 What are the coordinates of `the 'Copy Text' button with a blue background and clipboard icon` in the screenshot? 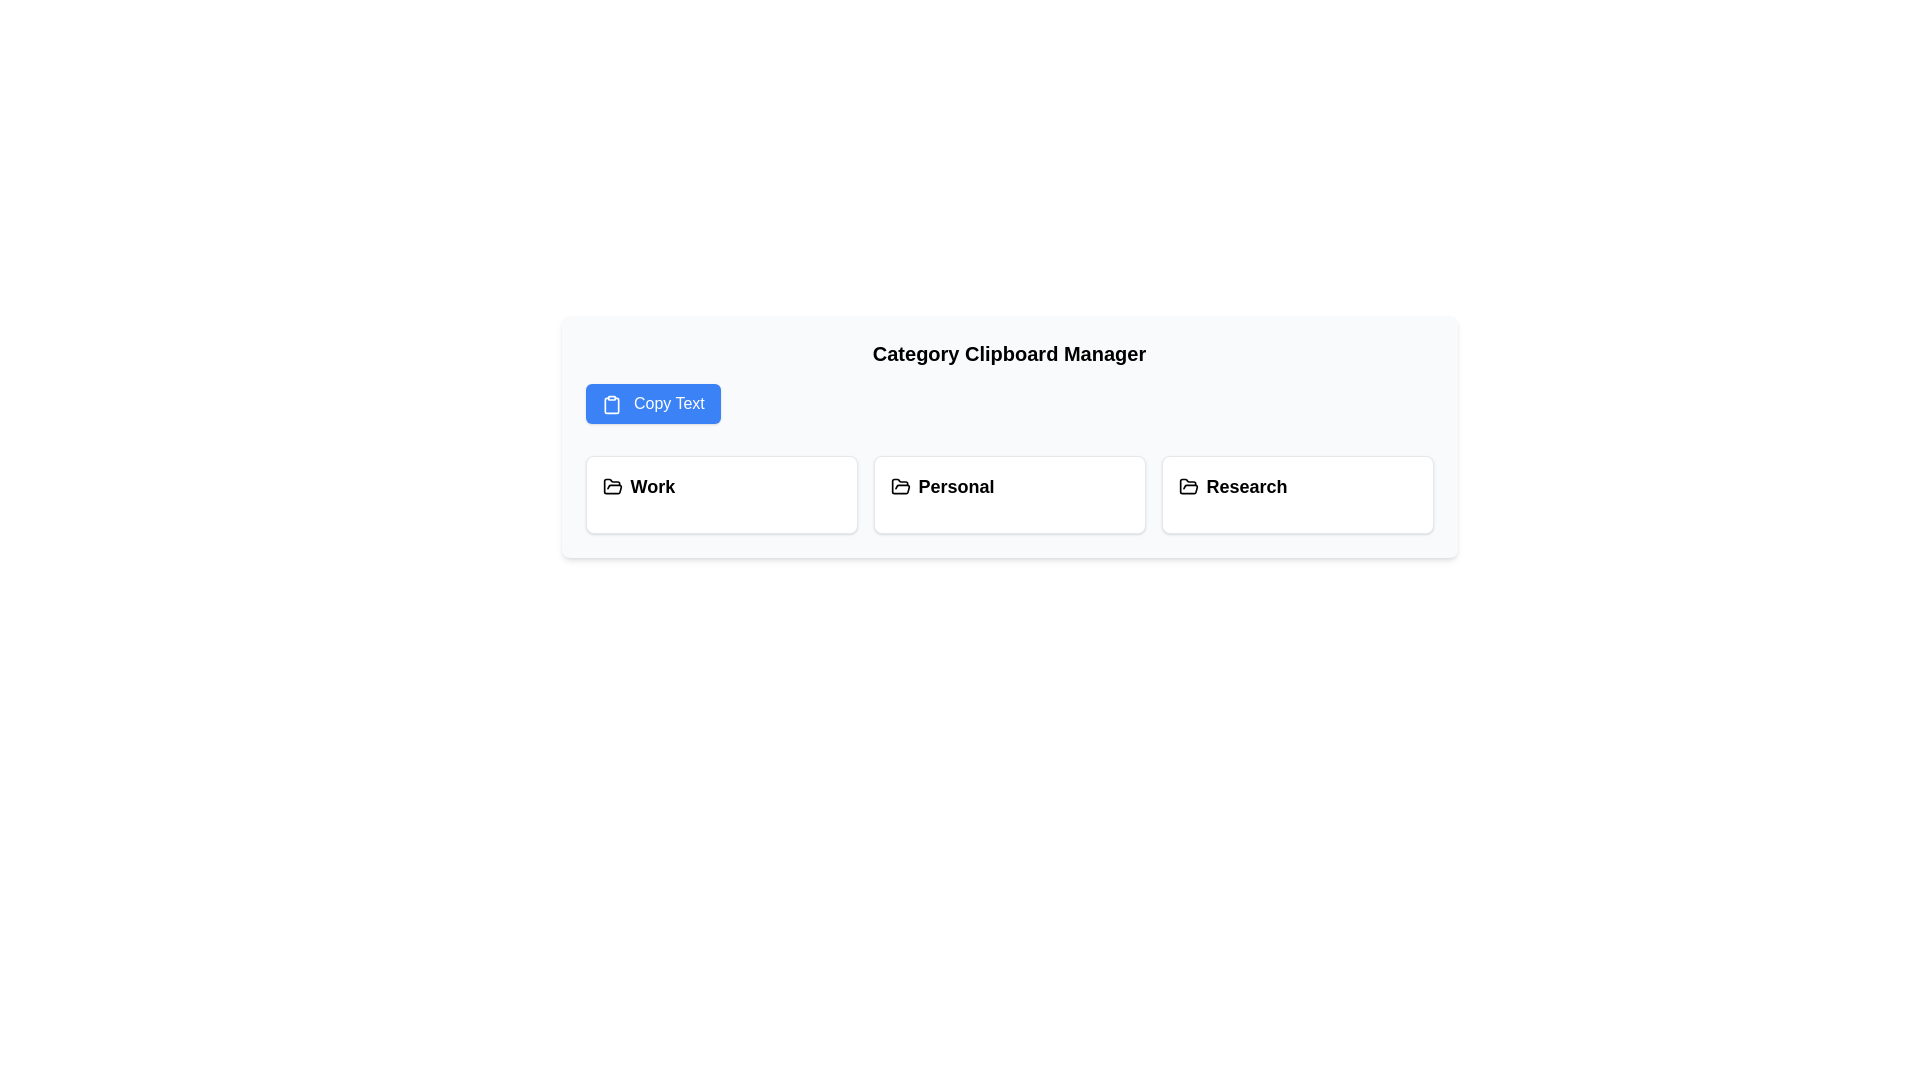 It's located at (653, 404).